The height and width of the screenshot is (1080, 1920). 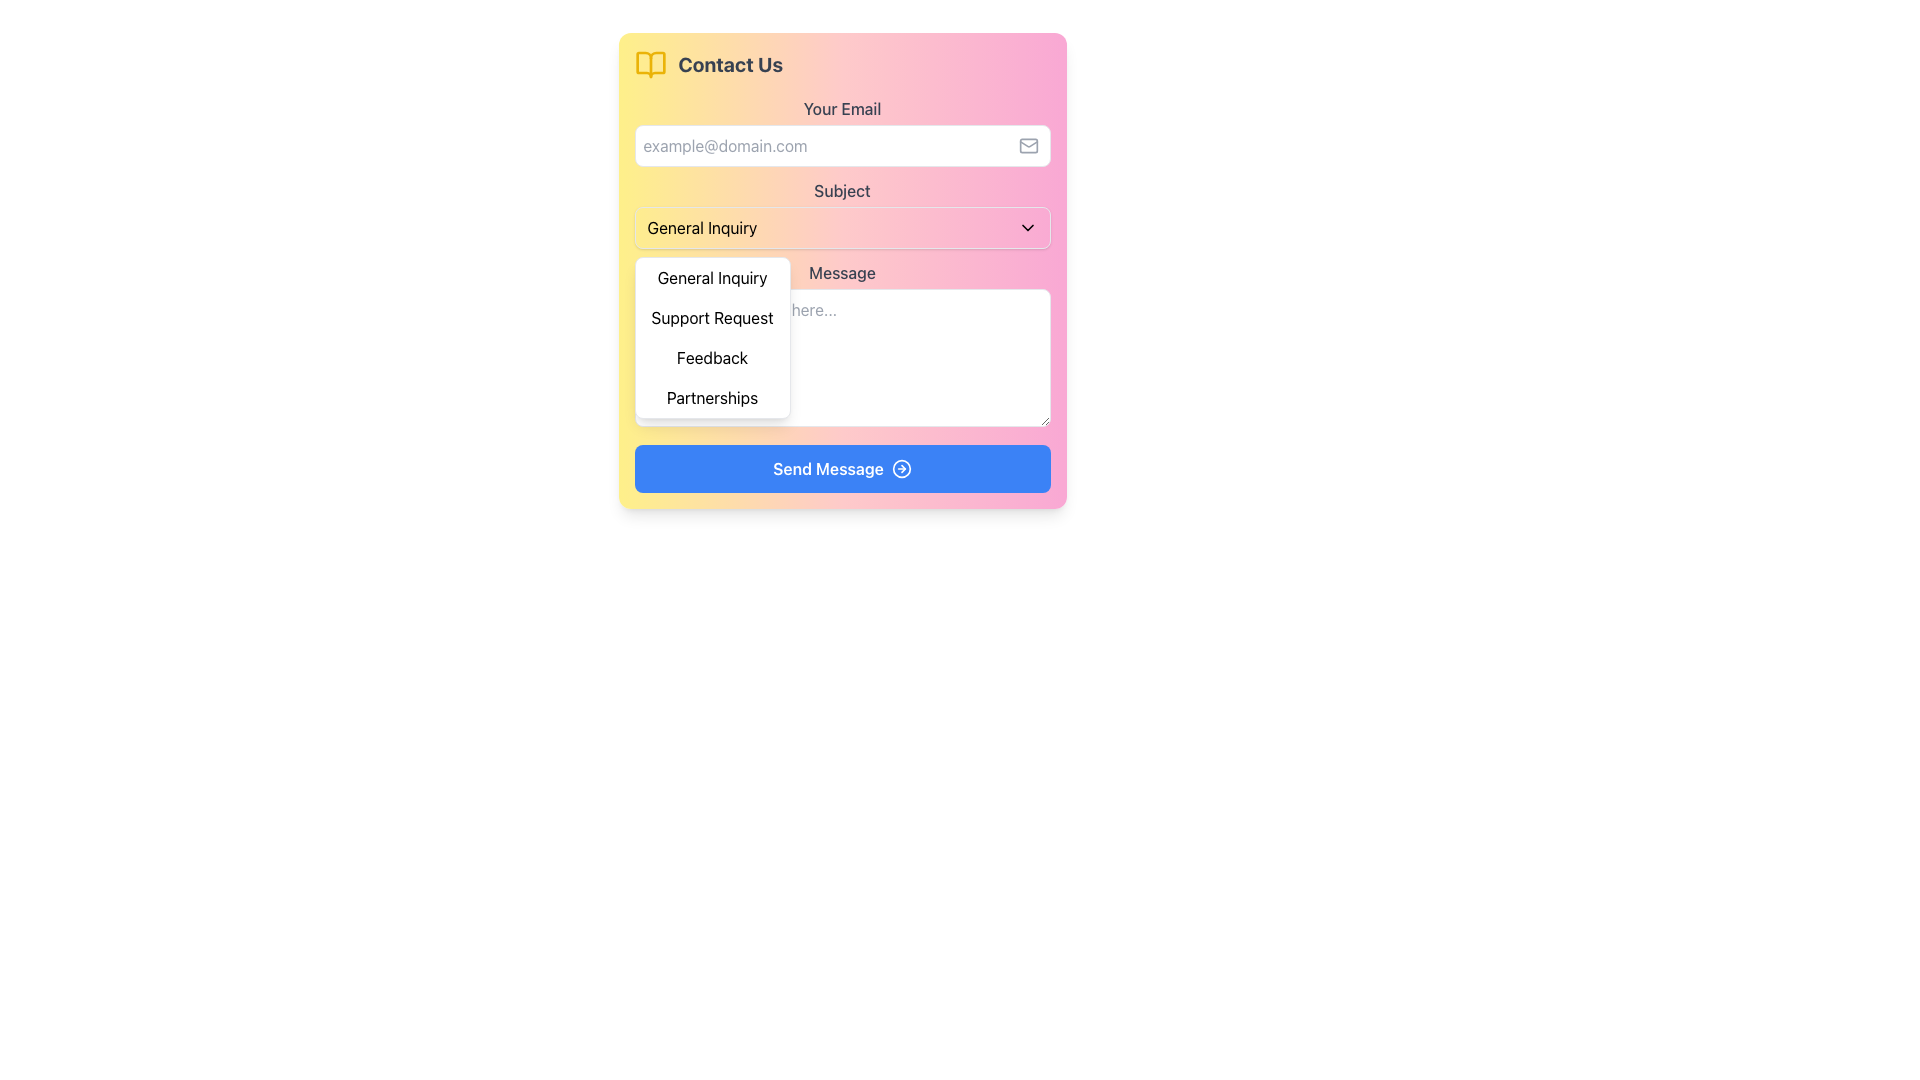 What do you see at coordinates (729, 64) in the screenshot?
I see `the static text label that serves as a title for the form, positioned to the right of an open book icon` at bounding box center [729, 64].